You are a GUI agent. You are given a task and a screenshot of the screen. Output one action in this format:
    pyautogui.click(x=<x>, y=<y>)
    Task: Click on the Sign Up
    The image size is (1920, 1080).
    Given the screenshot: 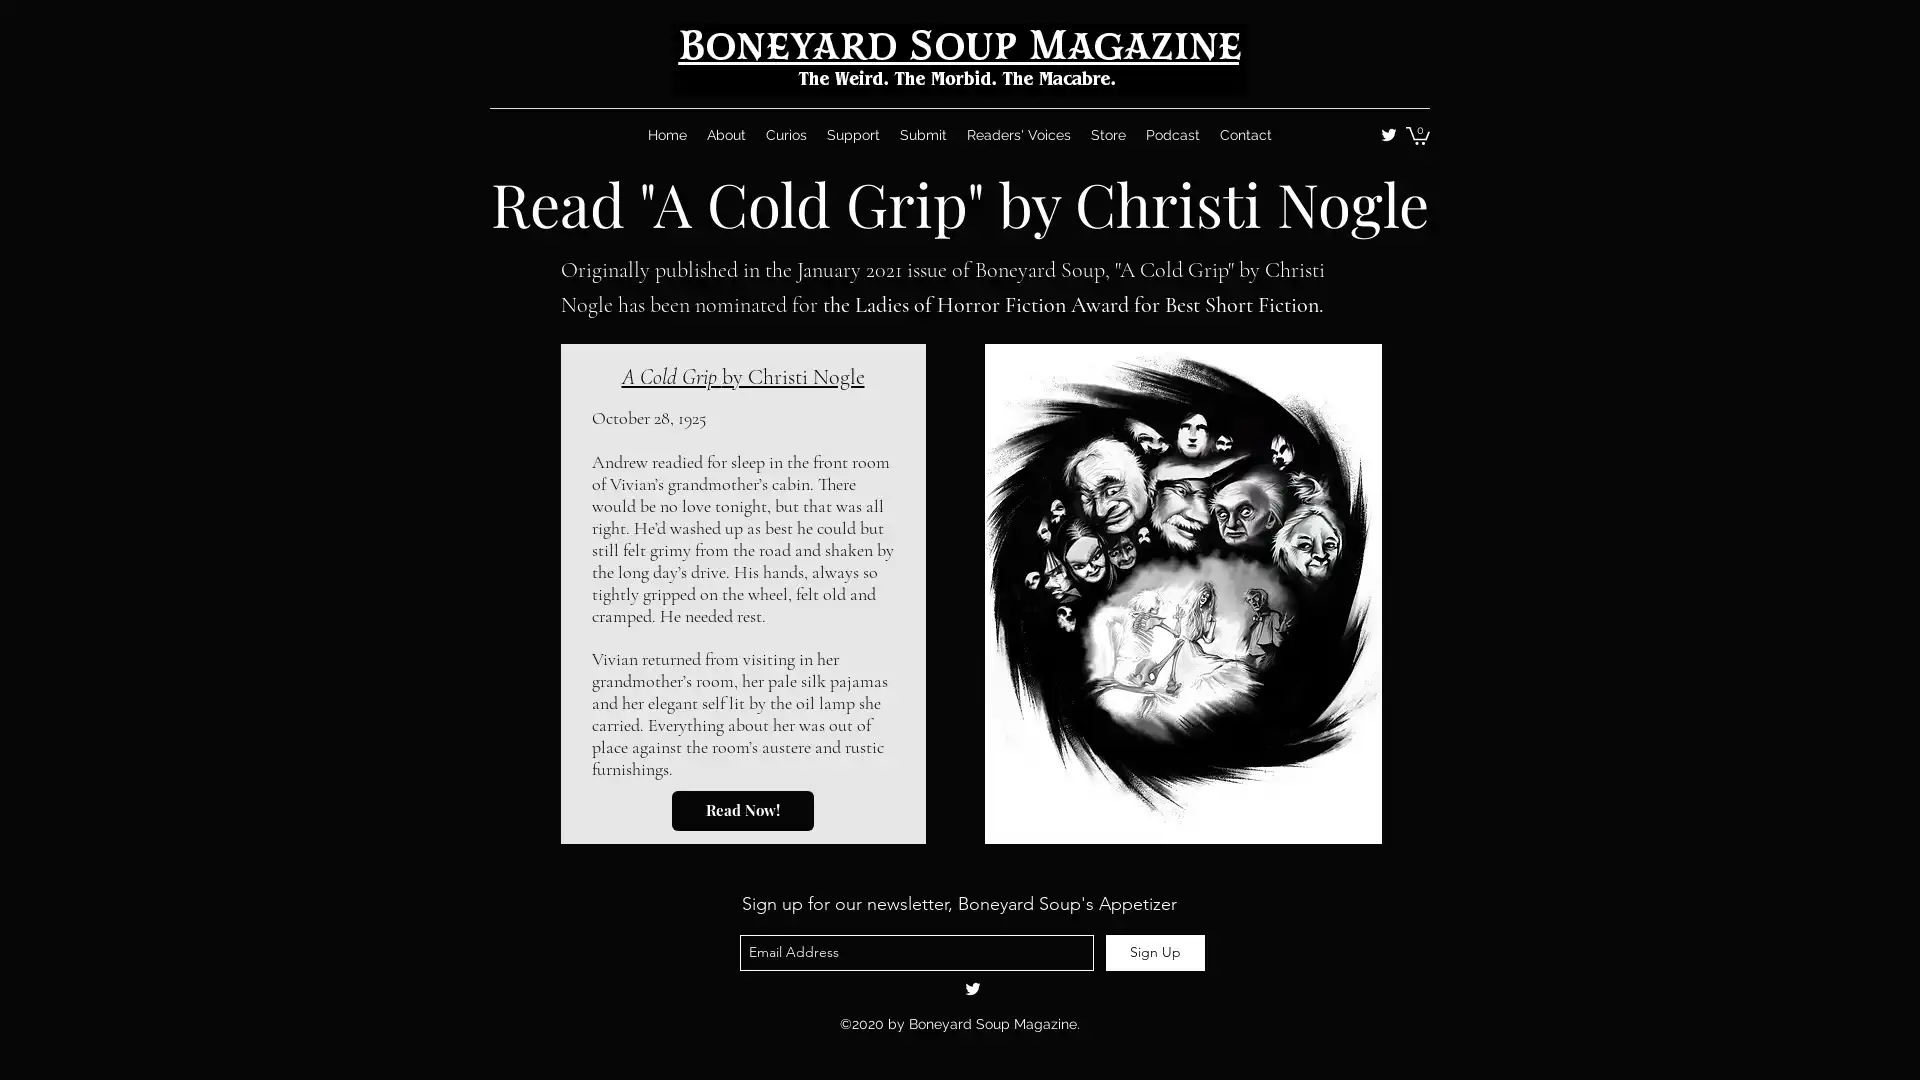 What is the action you would take?
    pyautogui.click(x=1155, y=951)
    